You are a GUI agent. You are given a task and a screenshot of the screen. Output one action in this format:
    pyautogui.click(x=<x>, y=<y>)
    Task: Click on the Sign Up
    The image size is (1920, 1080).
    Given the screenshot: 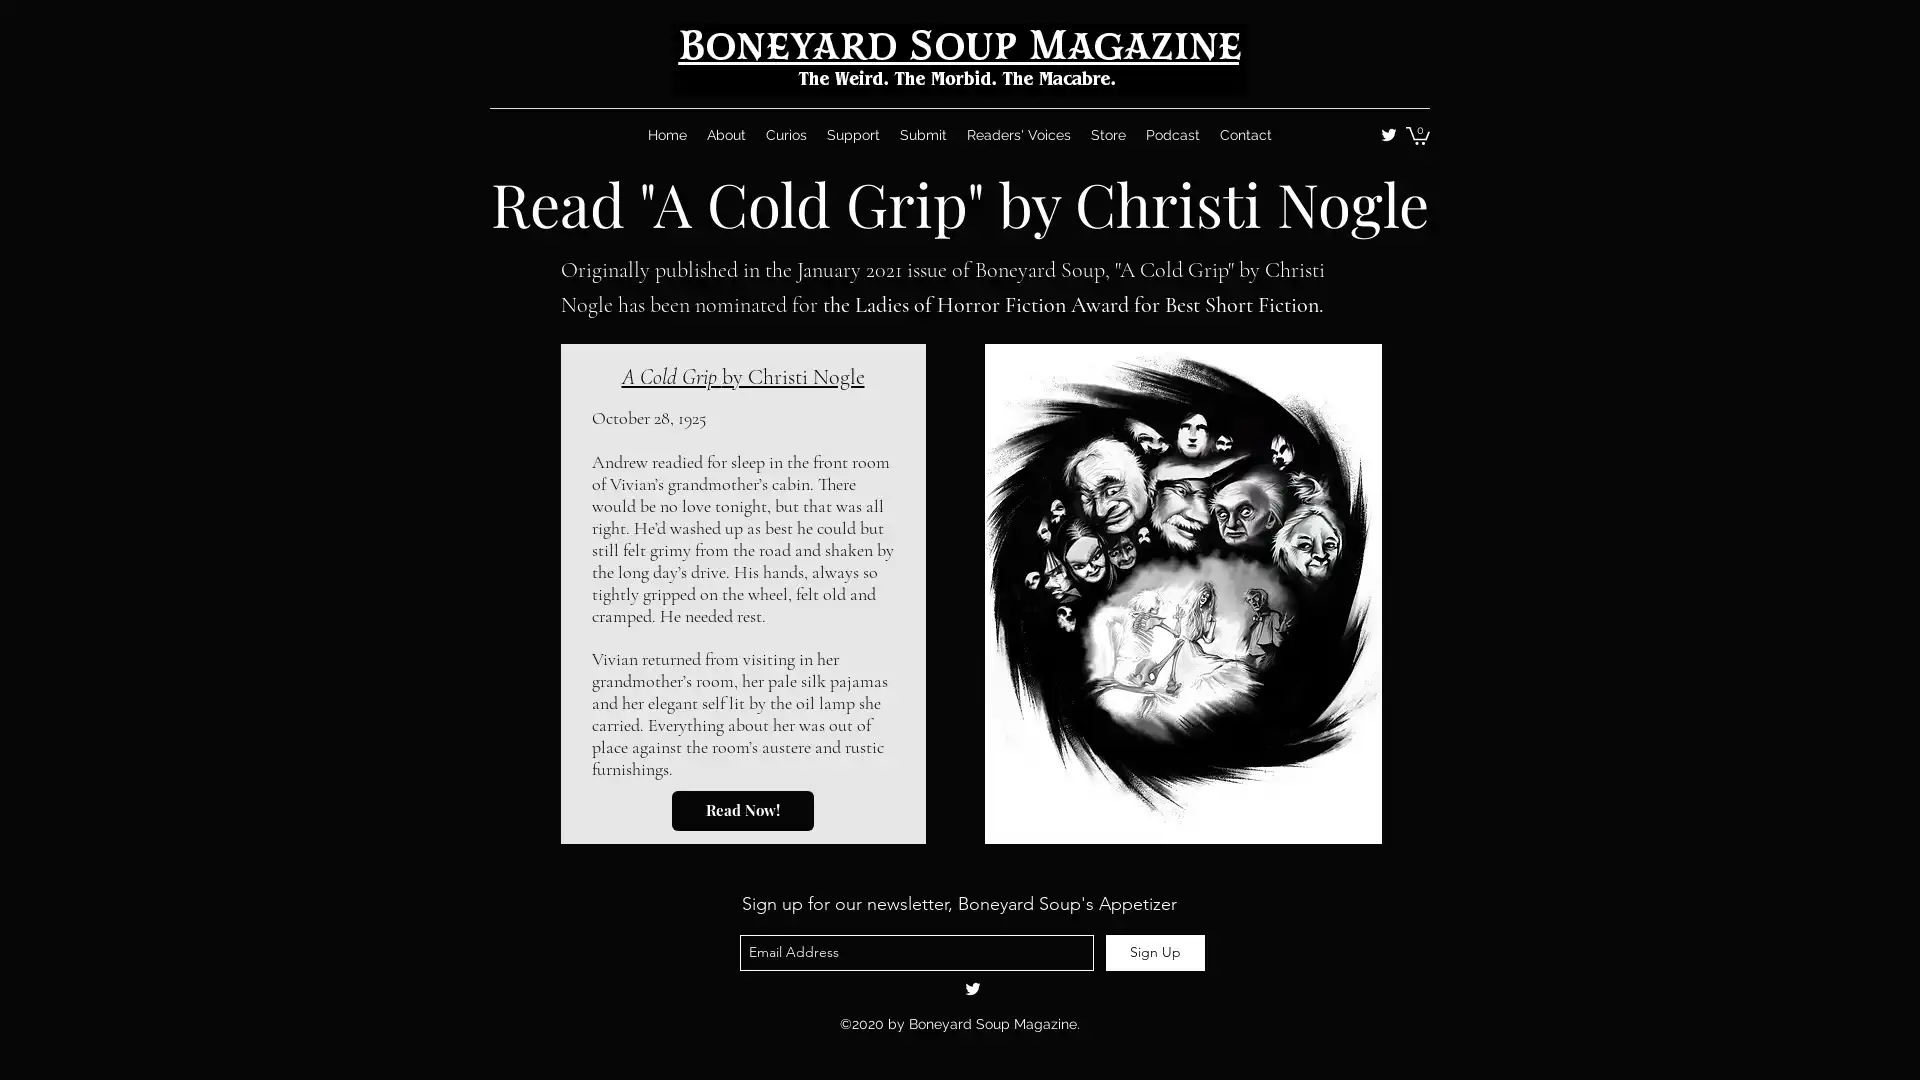 What is the action you would take?
    pyautogui.click(x=1155, y=951)
    